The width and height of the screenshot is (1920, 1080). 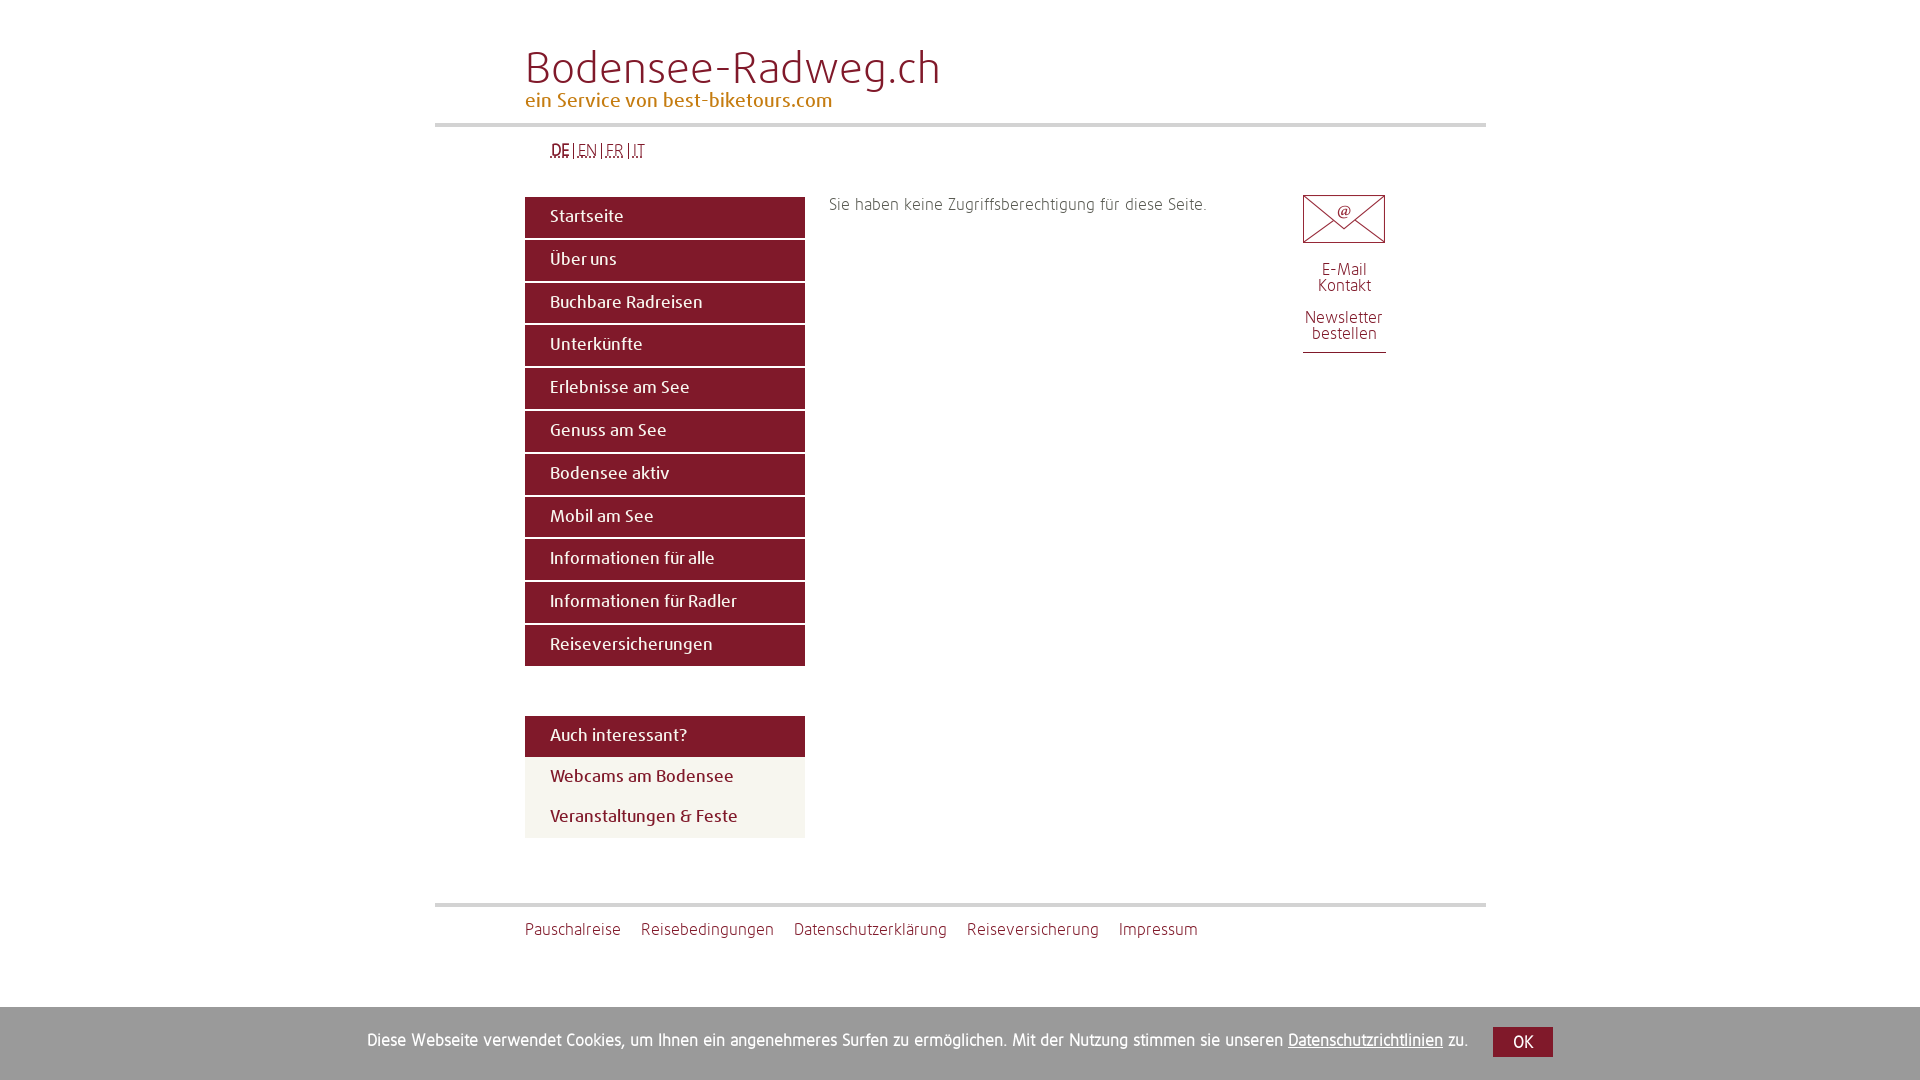 What do you see at coordinates (663, 776) in the screenshot?
I see `'Webcams am Bodensee'` at bounding box center [663, 776].